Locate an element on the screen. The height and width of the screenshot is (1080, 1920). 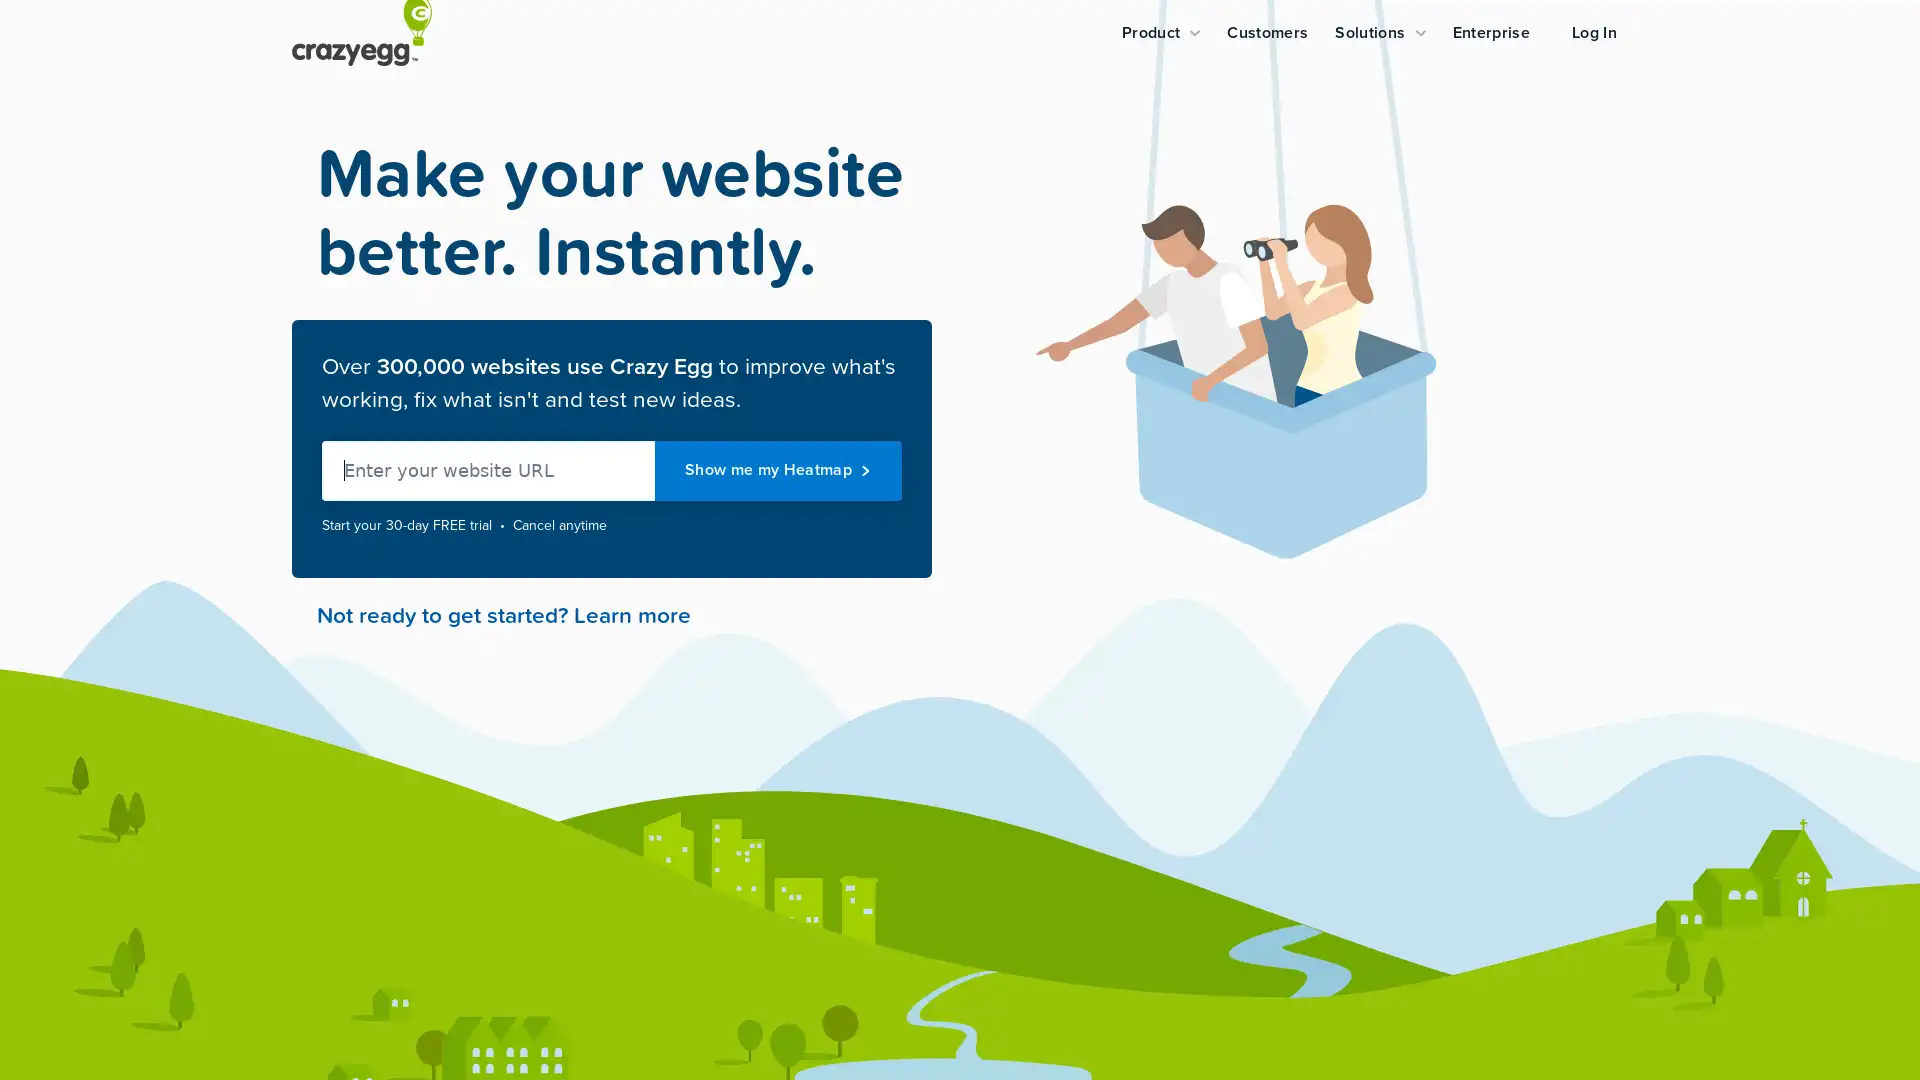
Not ready to get started? Learn more is located at coordinates (504, 633).